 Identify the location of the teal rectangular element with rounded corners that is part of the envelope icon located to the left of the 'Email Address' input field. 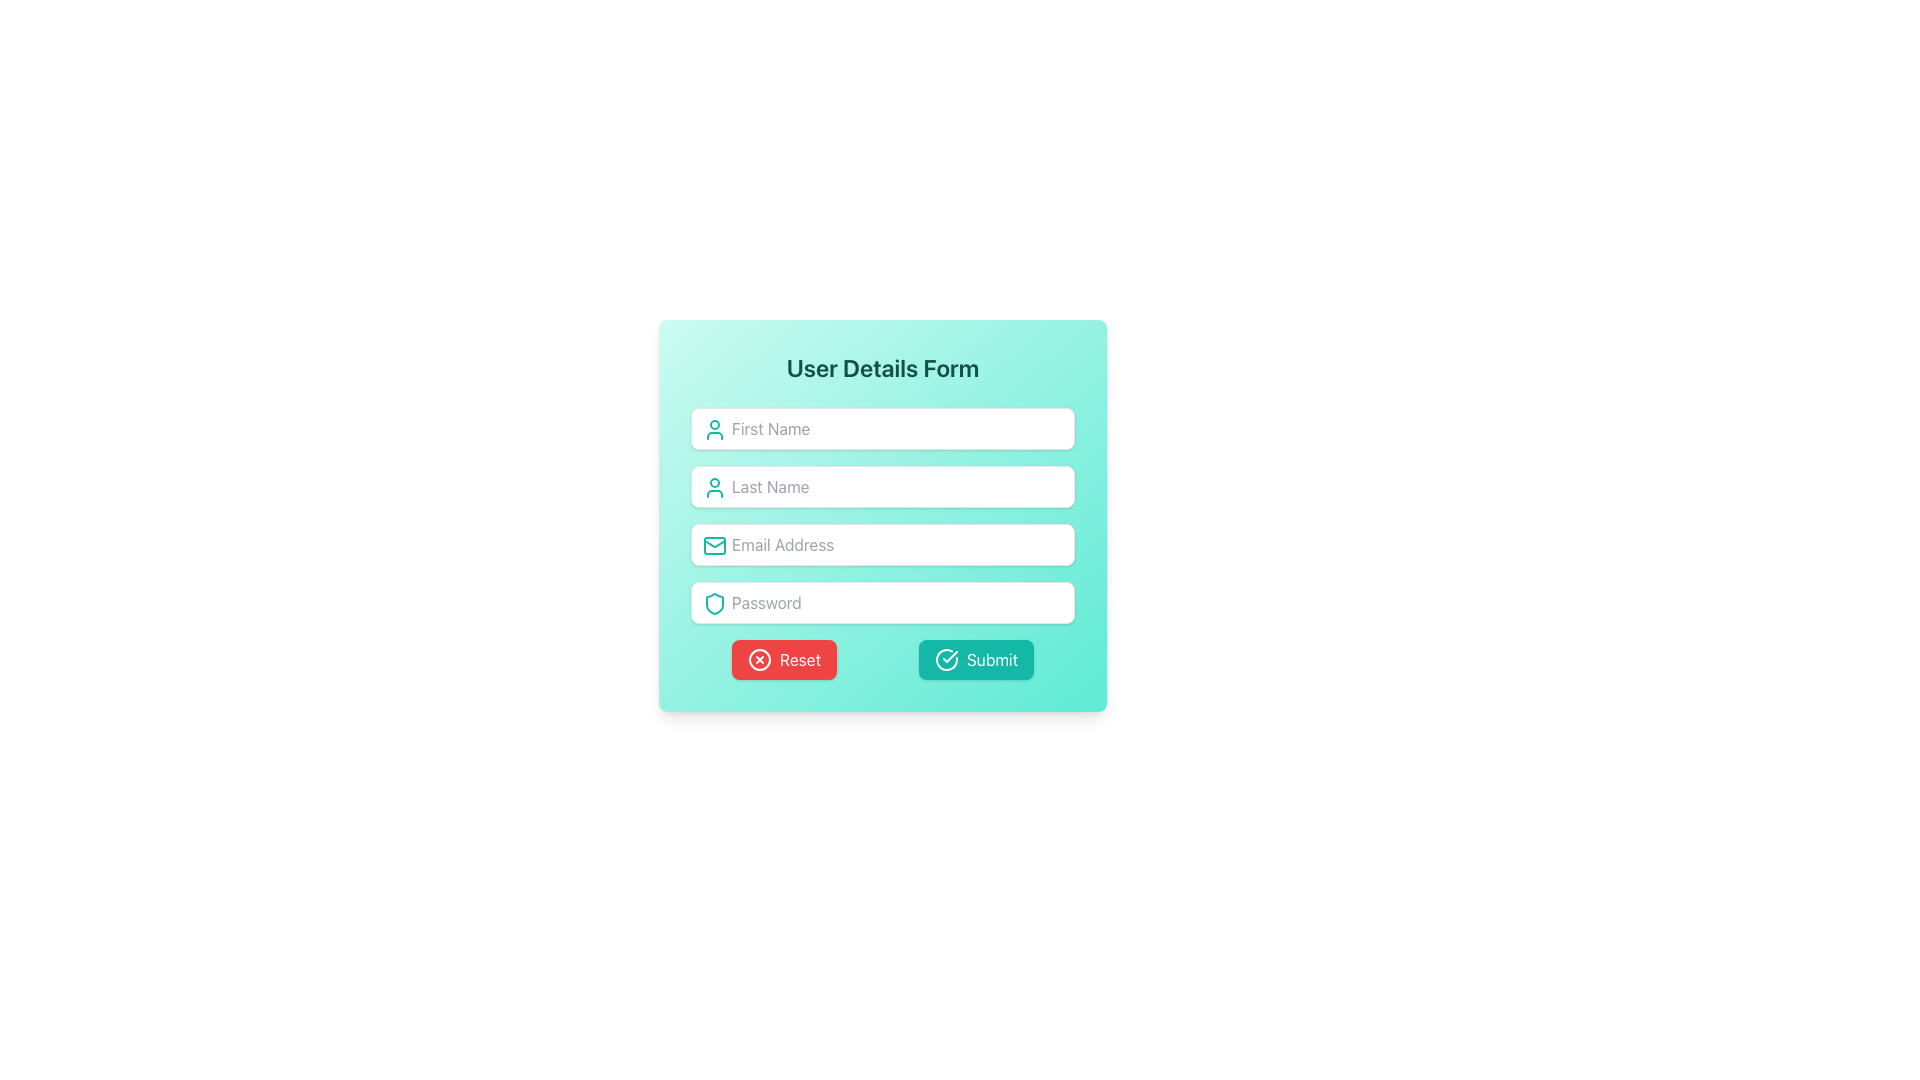
(715, 546).